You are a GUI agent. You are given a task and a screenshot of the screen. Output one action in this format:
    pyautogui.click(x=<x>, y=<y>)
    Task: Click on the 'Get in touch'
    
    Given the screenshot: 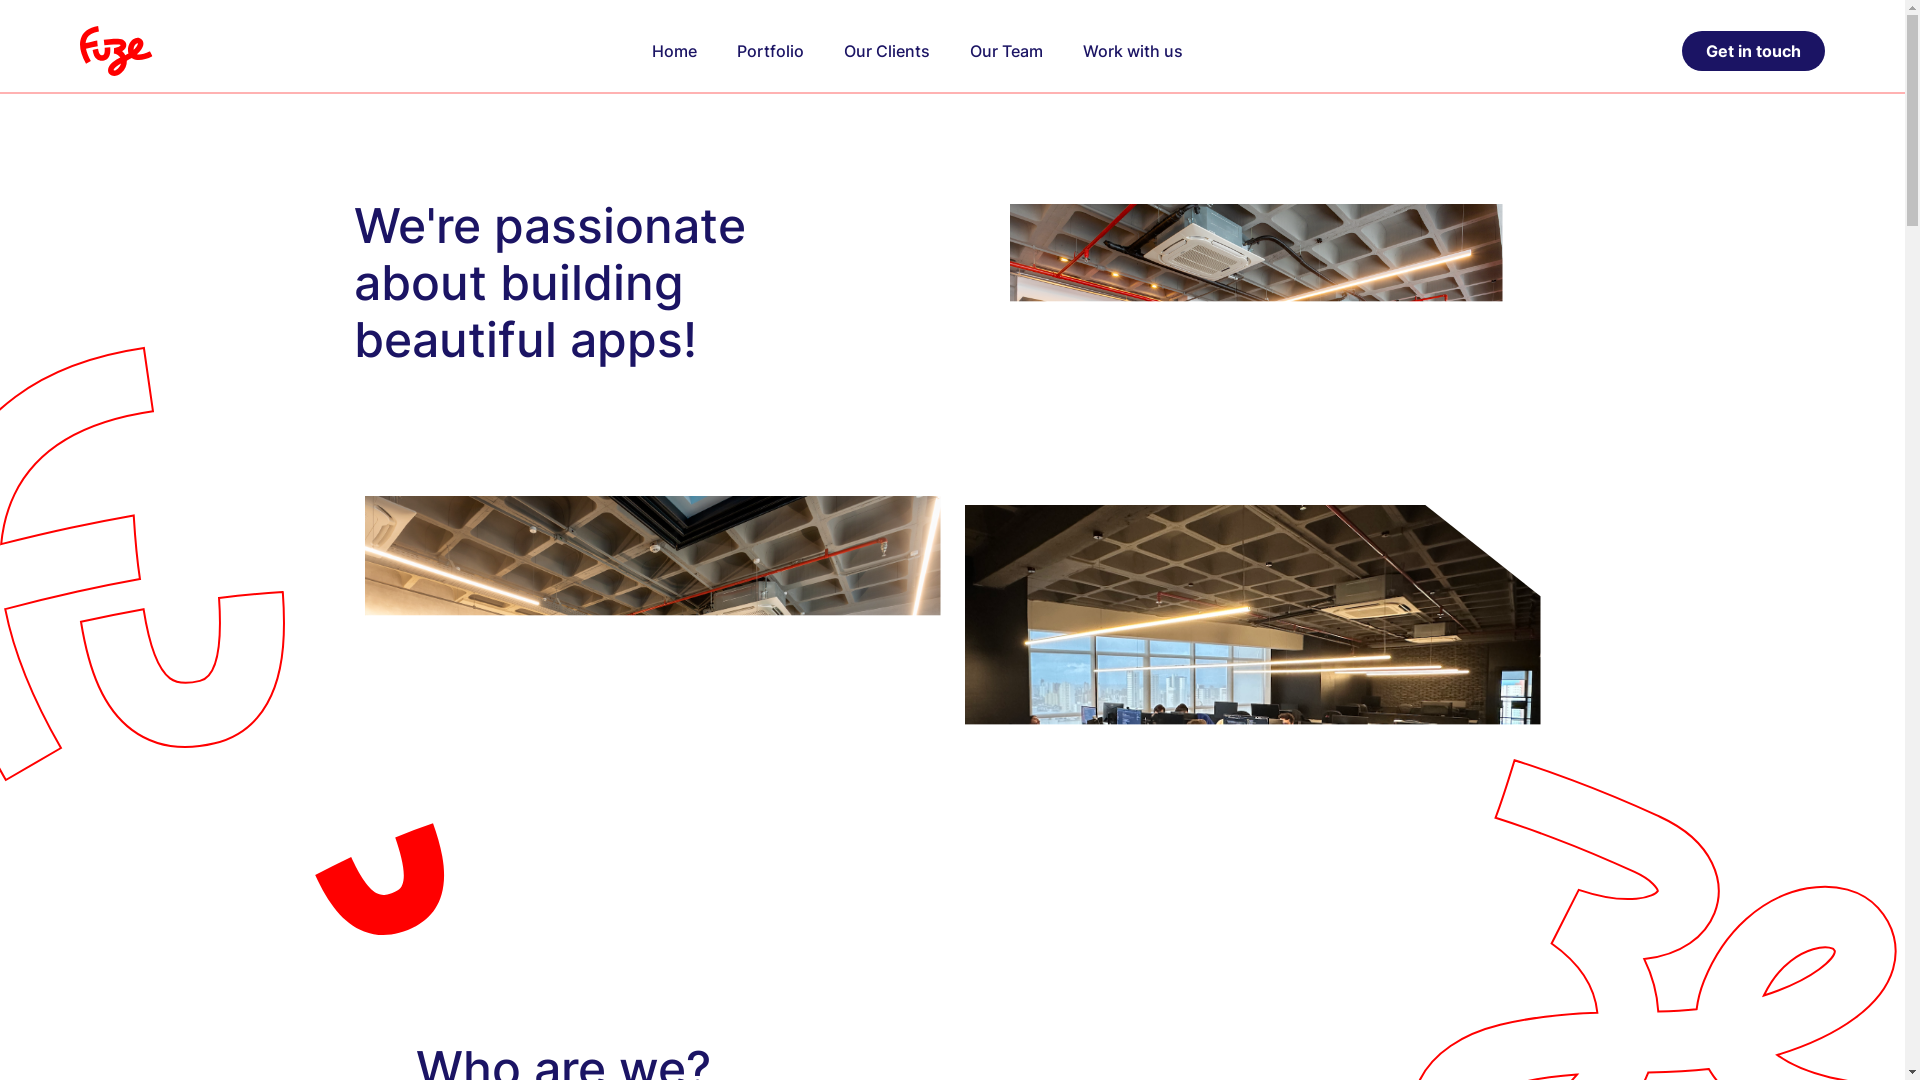 What is the action you would take?
    pyautogui.click(x=1752, y=49)
    